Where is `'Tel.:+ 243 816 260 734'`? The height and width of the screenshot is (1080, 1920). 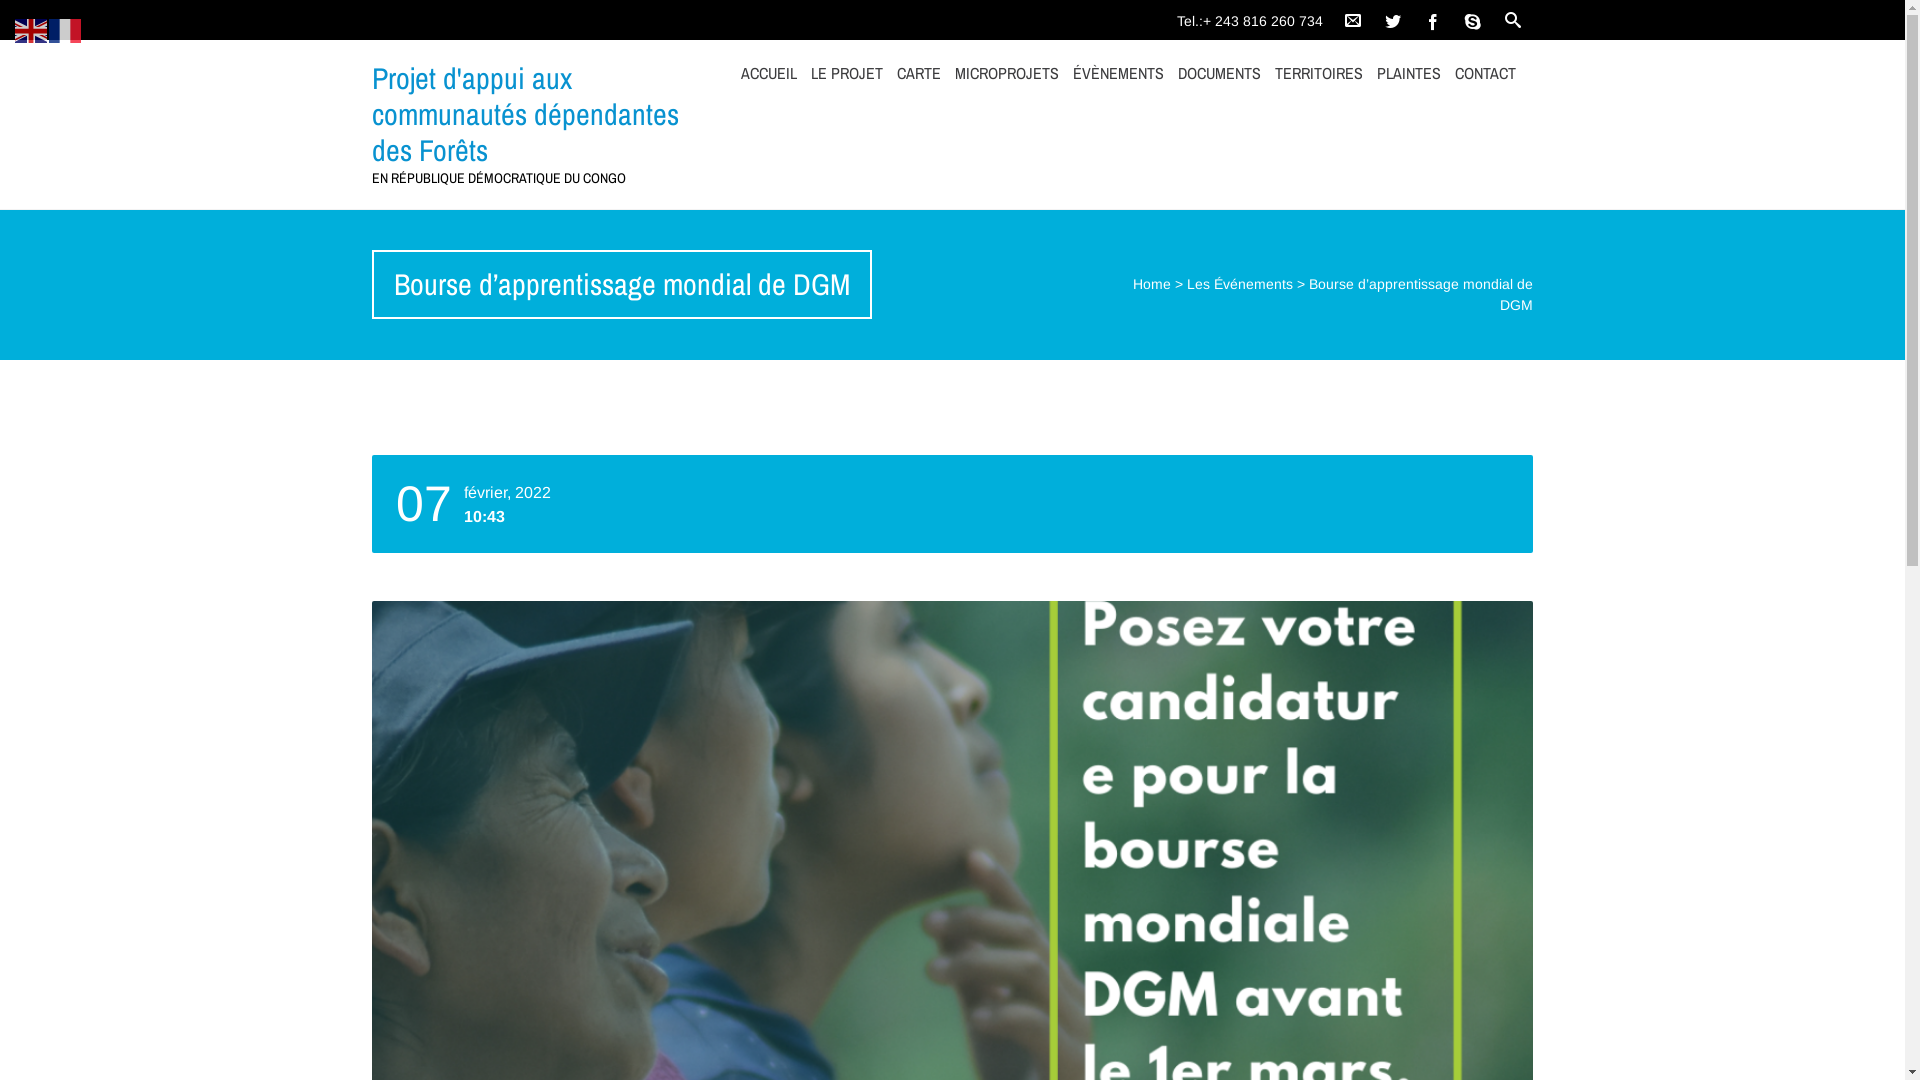 'Tel.:+ 243 816 260 734' is located at coordinates (1253, 15).